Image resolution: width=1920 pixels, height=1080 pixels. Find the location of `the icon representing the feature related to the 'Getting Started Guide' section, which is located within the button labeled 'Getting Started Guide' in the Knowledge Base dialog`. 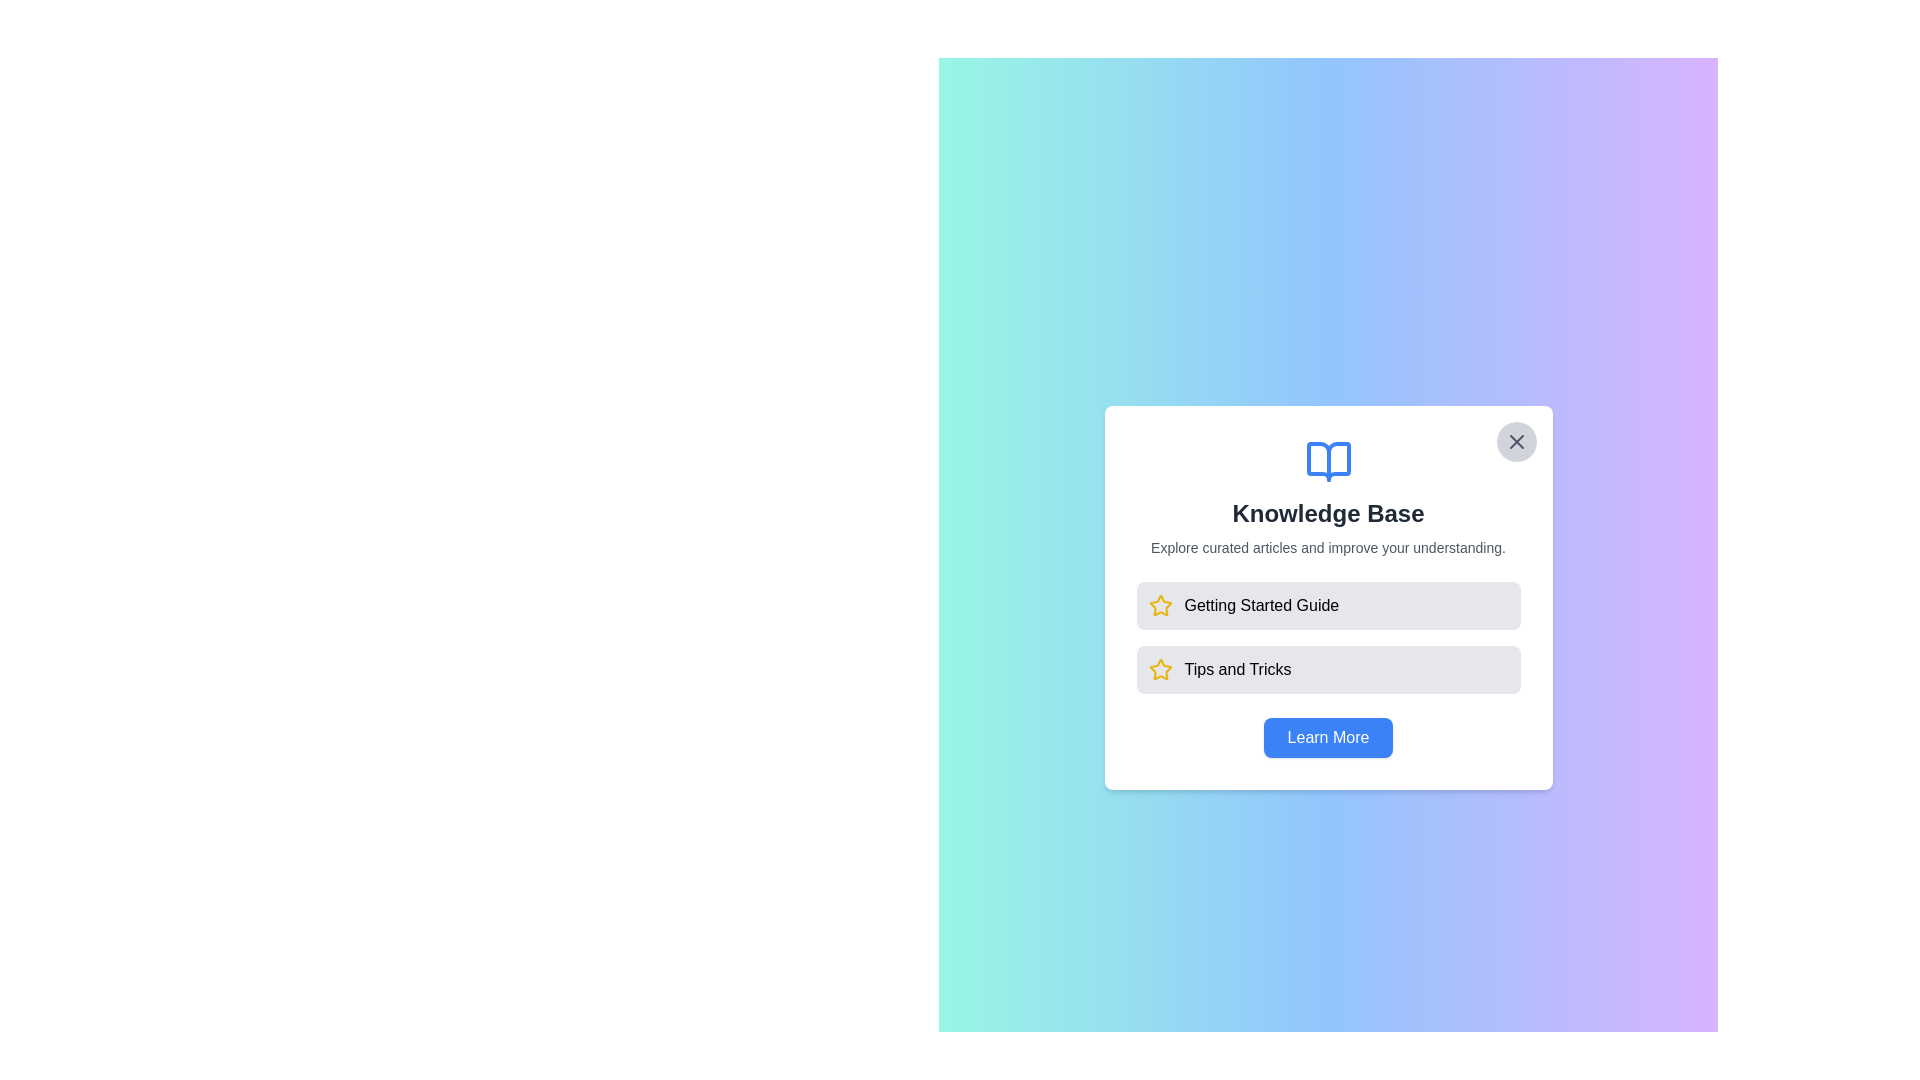

the icon representing the feature related to the 'Getting Started Guide' section, which is located within the button labeled 'Getting Started Guide' in the Knowledge Base dialog is located at coordinates (1160, 668).